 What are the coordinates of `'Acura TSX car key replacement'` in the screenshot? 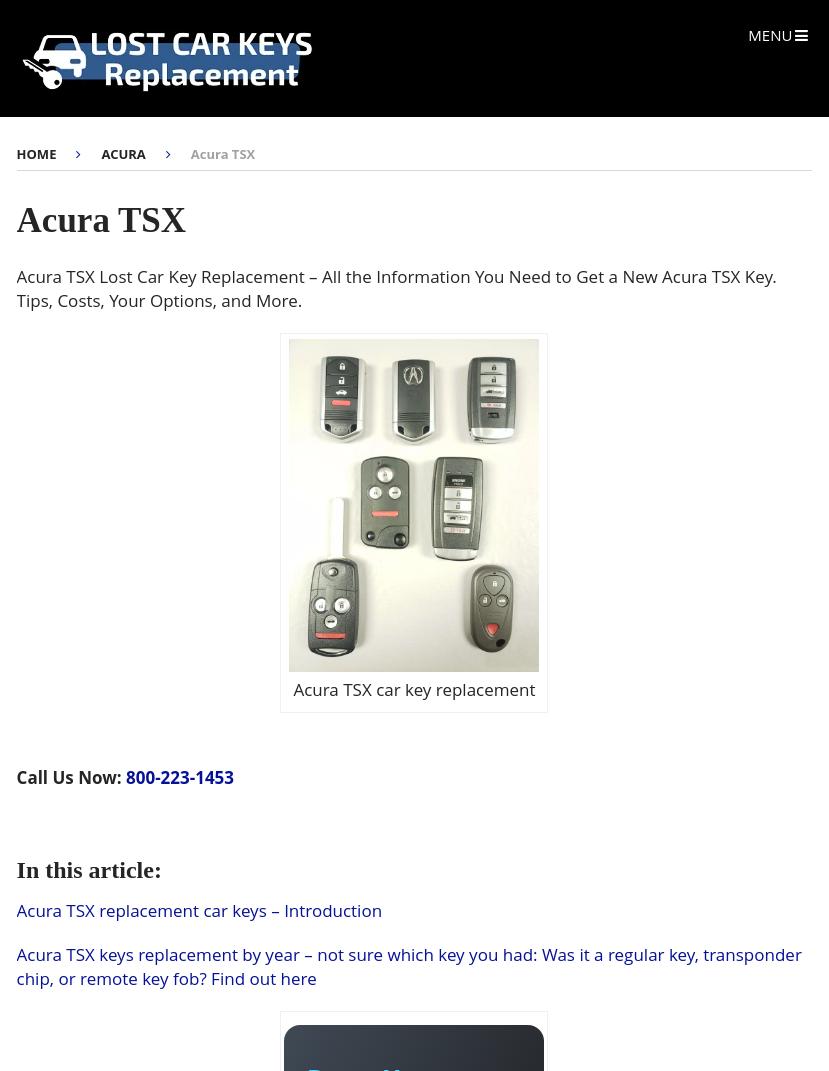 It's located at (414, 688).